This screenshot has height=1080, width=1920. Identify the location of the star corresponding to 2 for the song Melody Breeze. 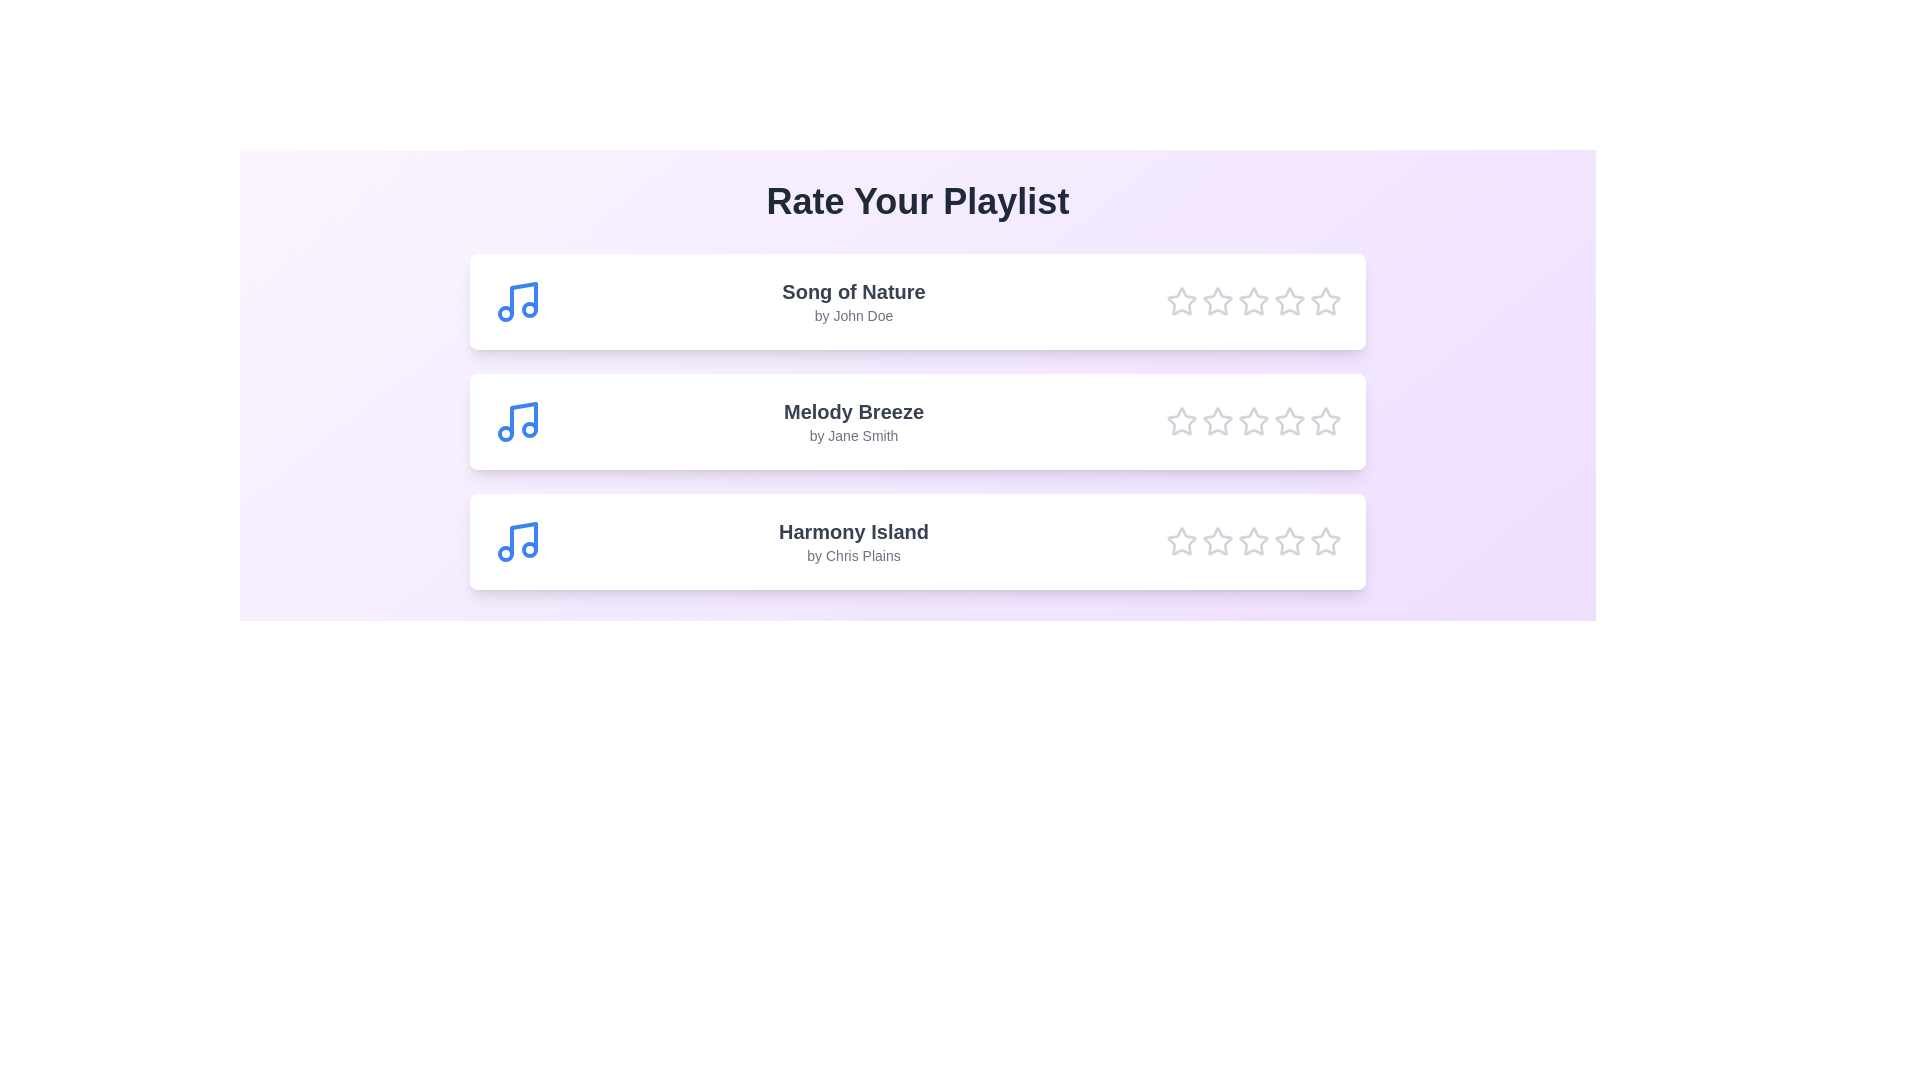
(1217, 420).